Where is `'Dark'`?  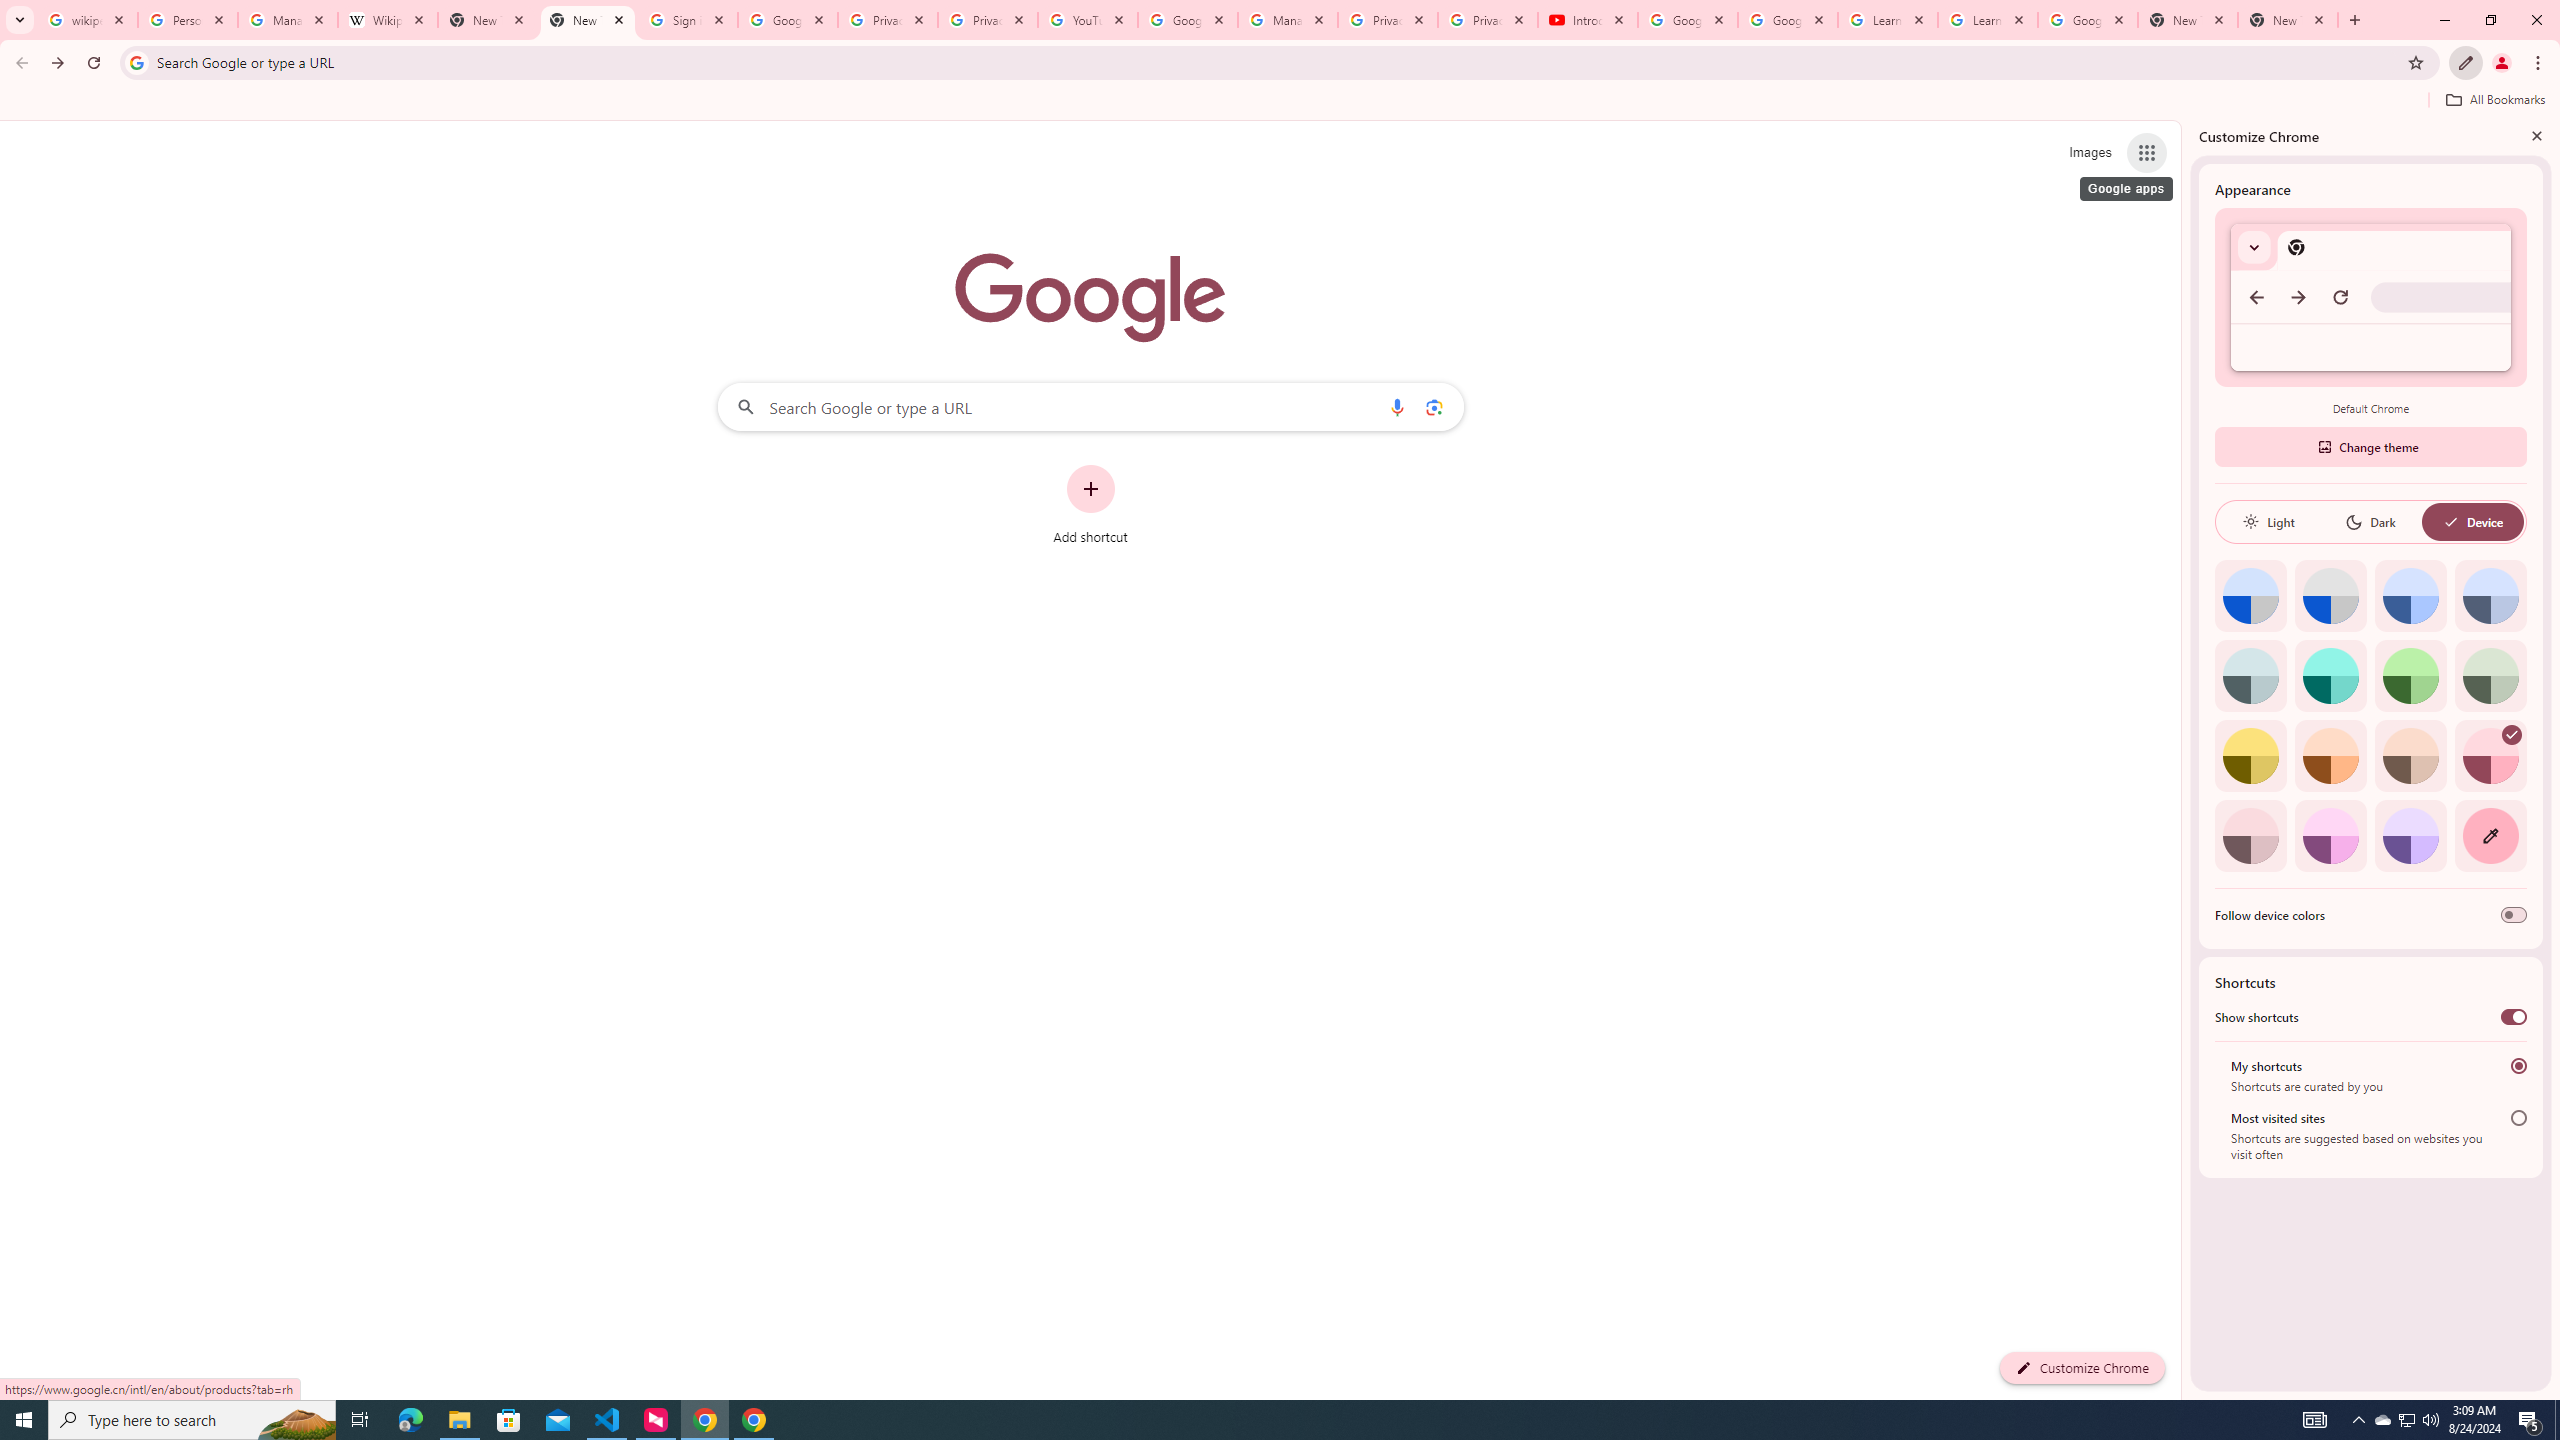
'Dark' is located at coordinates (2369, 521).